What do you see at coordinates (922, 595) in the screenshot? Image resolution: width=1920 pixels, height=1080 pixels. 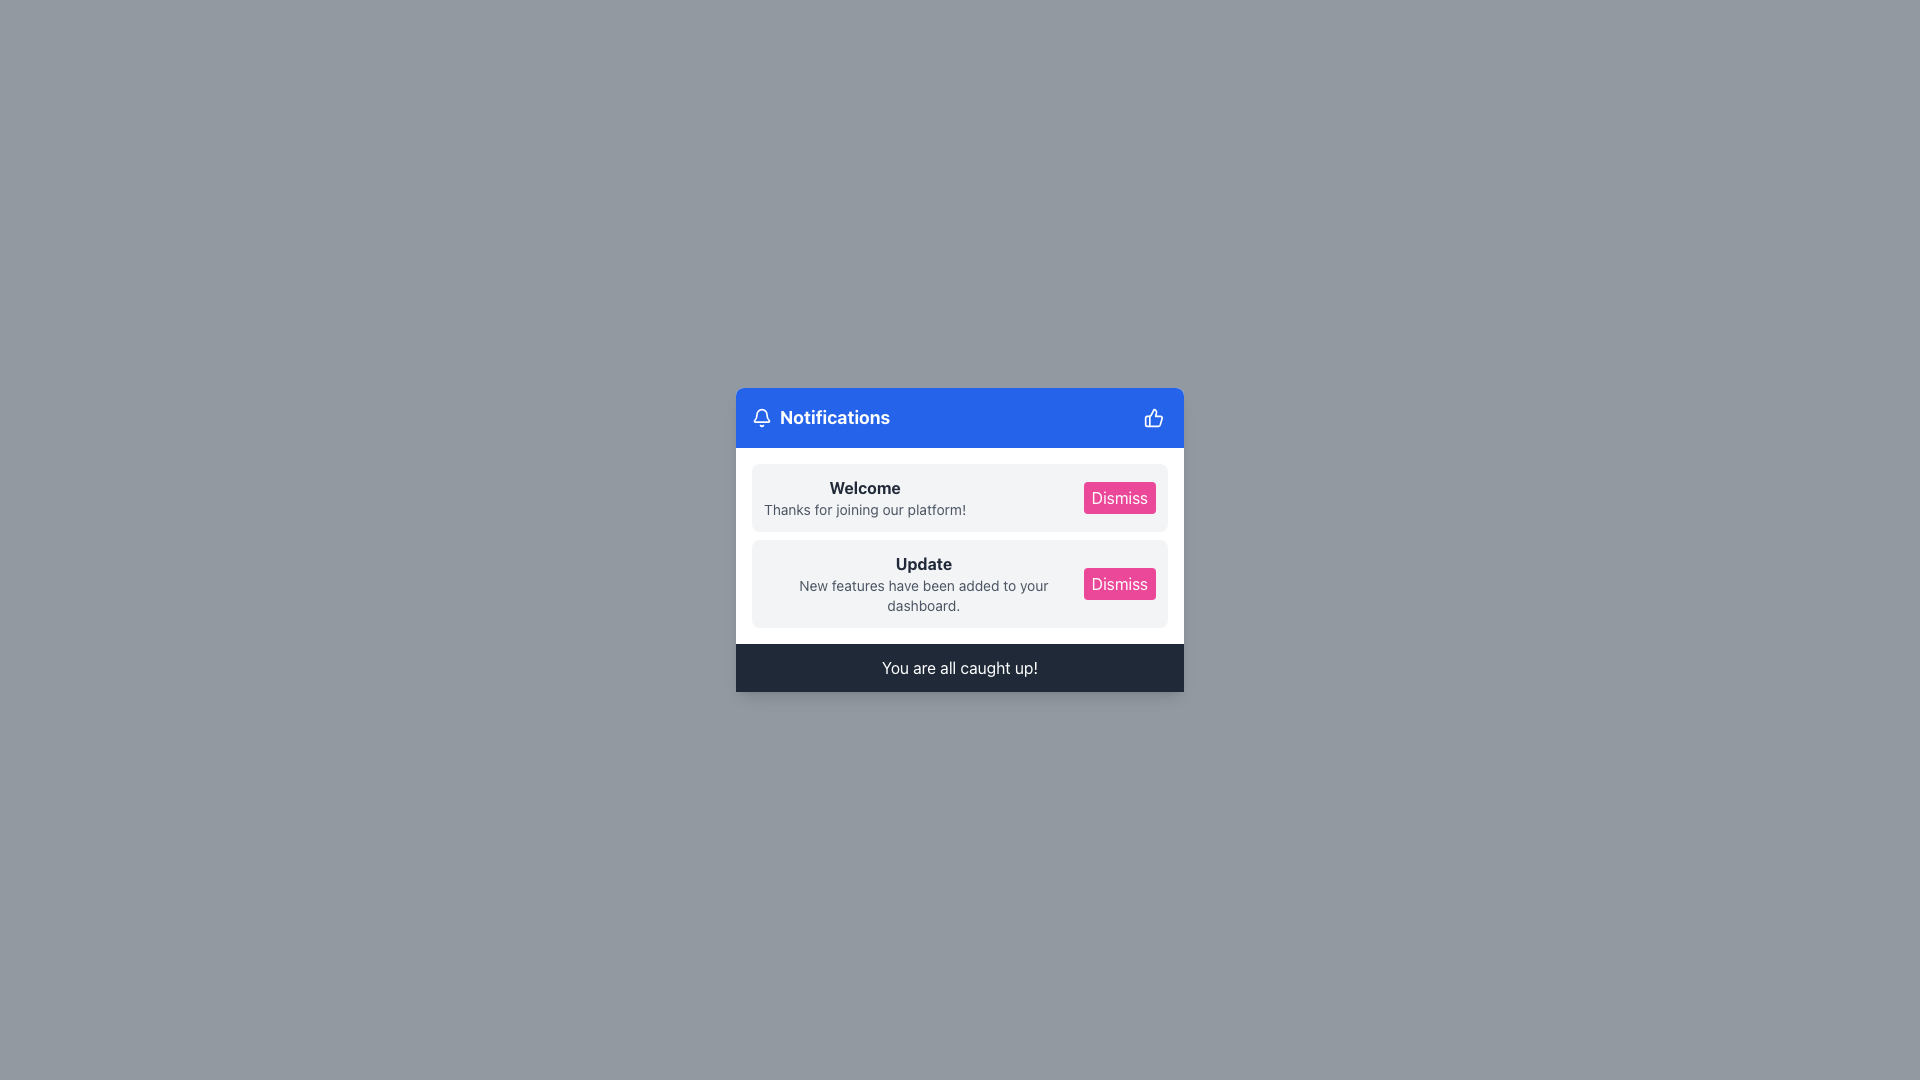 I see `the static text element that conveys information about new features being added to the user's dashboard, located in the second notification block under the title 'Update'` at bounding box center [922, 595].